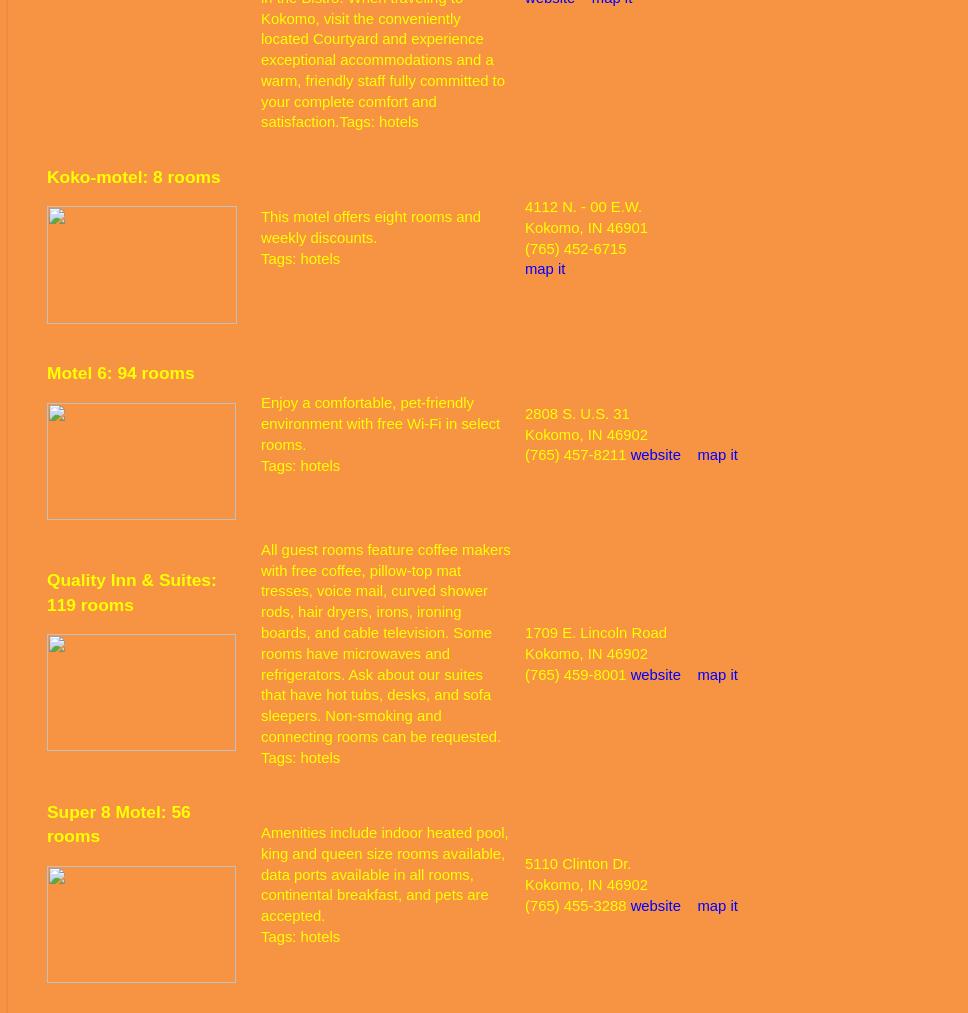  What do you see at coordinates (46, 822) in the screenshot?
I see `'Super 8 Motel: 56 rooms'` at bounding box center [46, 822].